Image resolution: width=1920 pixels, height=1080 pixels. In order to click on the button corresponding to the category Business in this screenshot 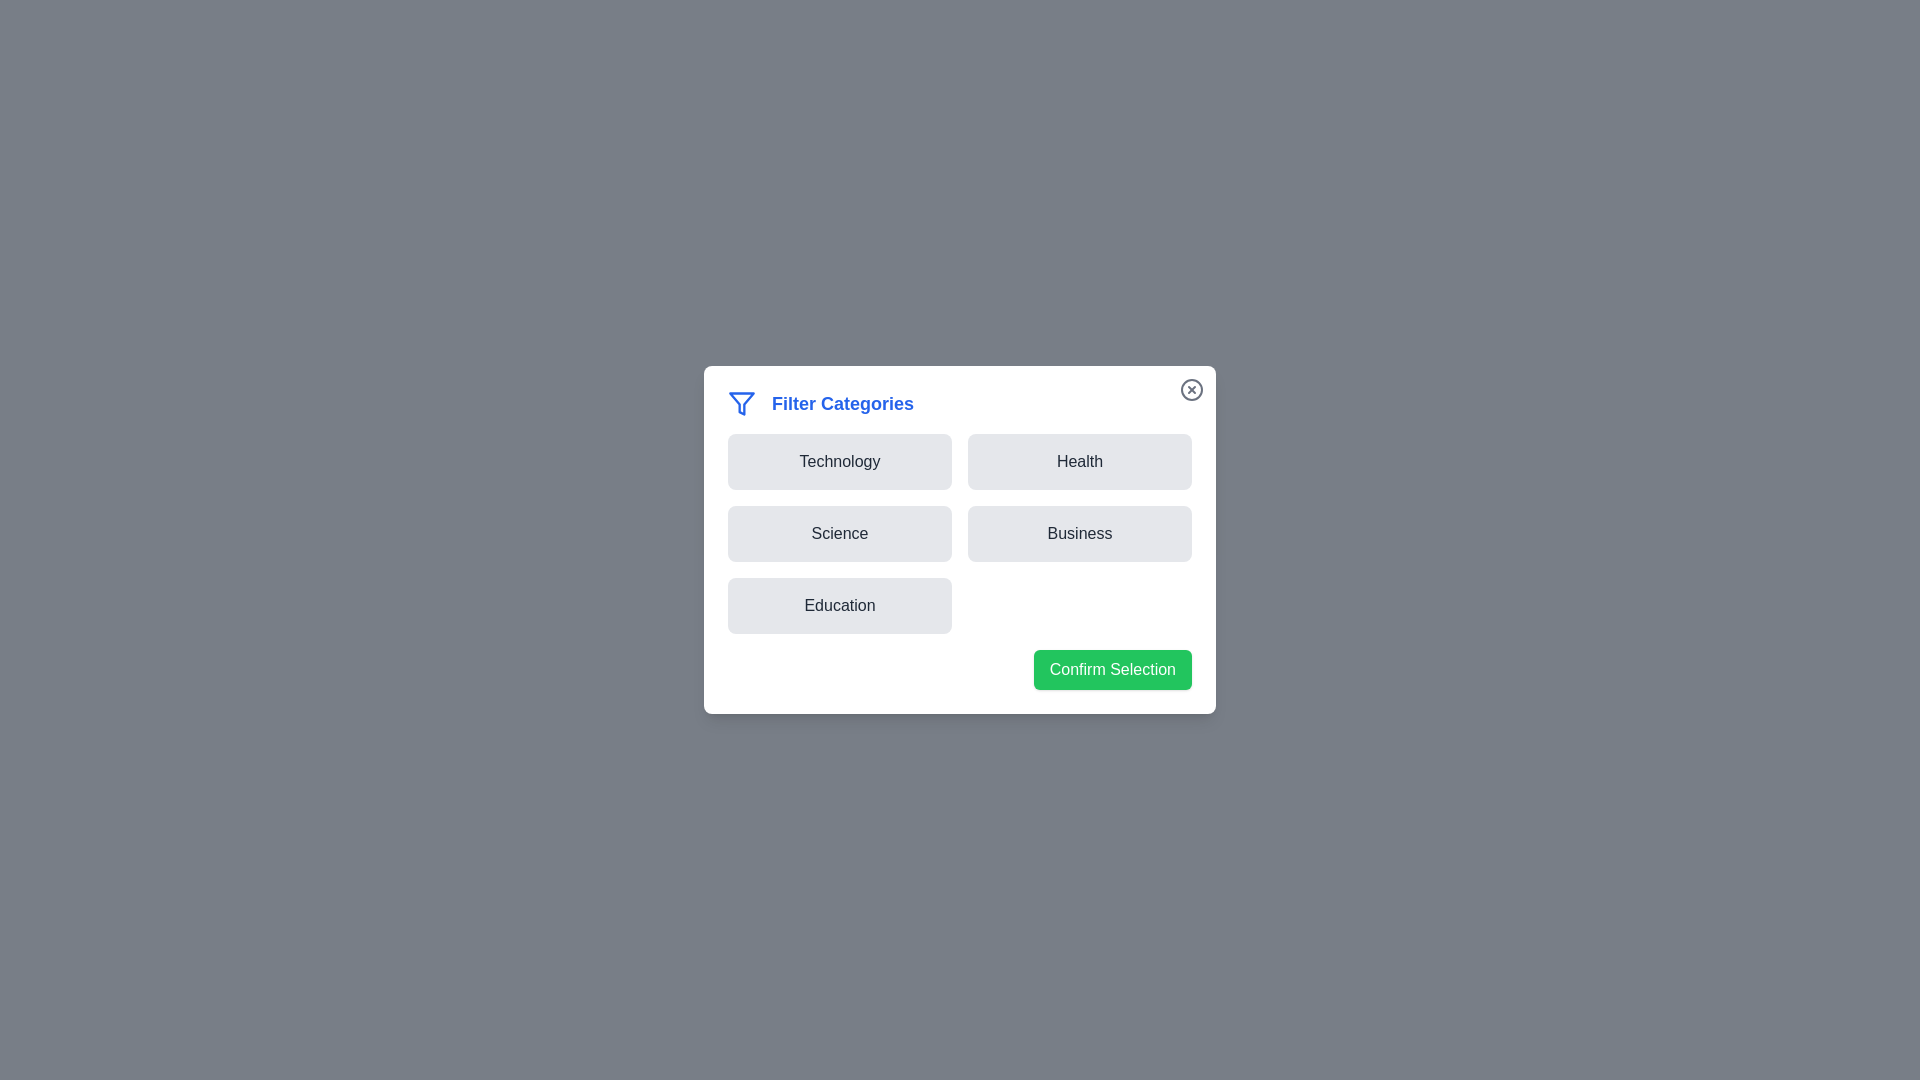, I will do `click(1079, 532)`.